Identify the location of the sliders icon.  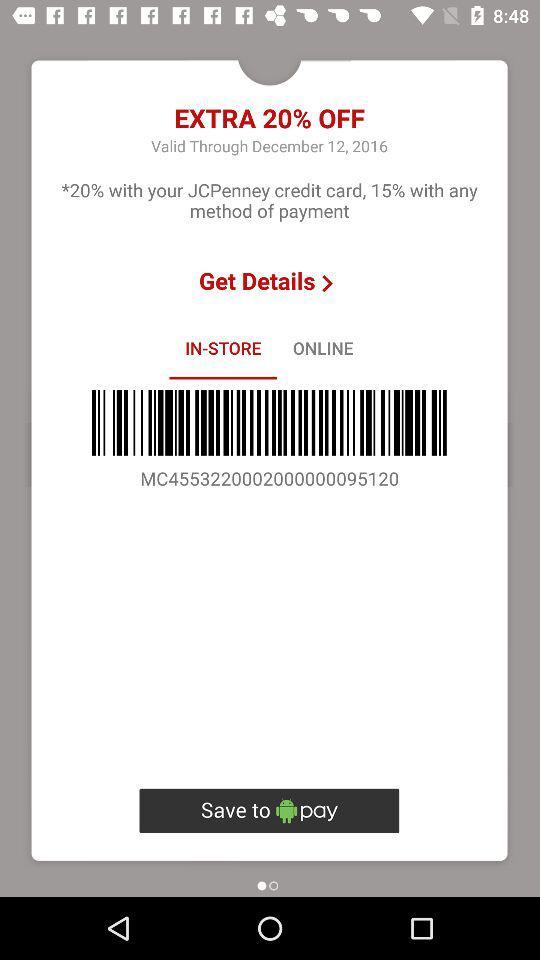
(269, 810).